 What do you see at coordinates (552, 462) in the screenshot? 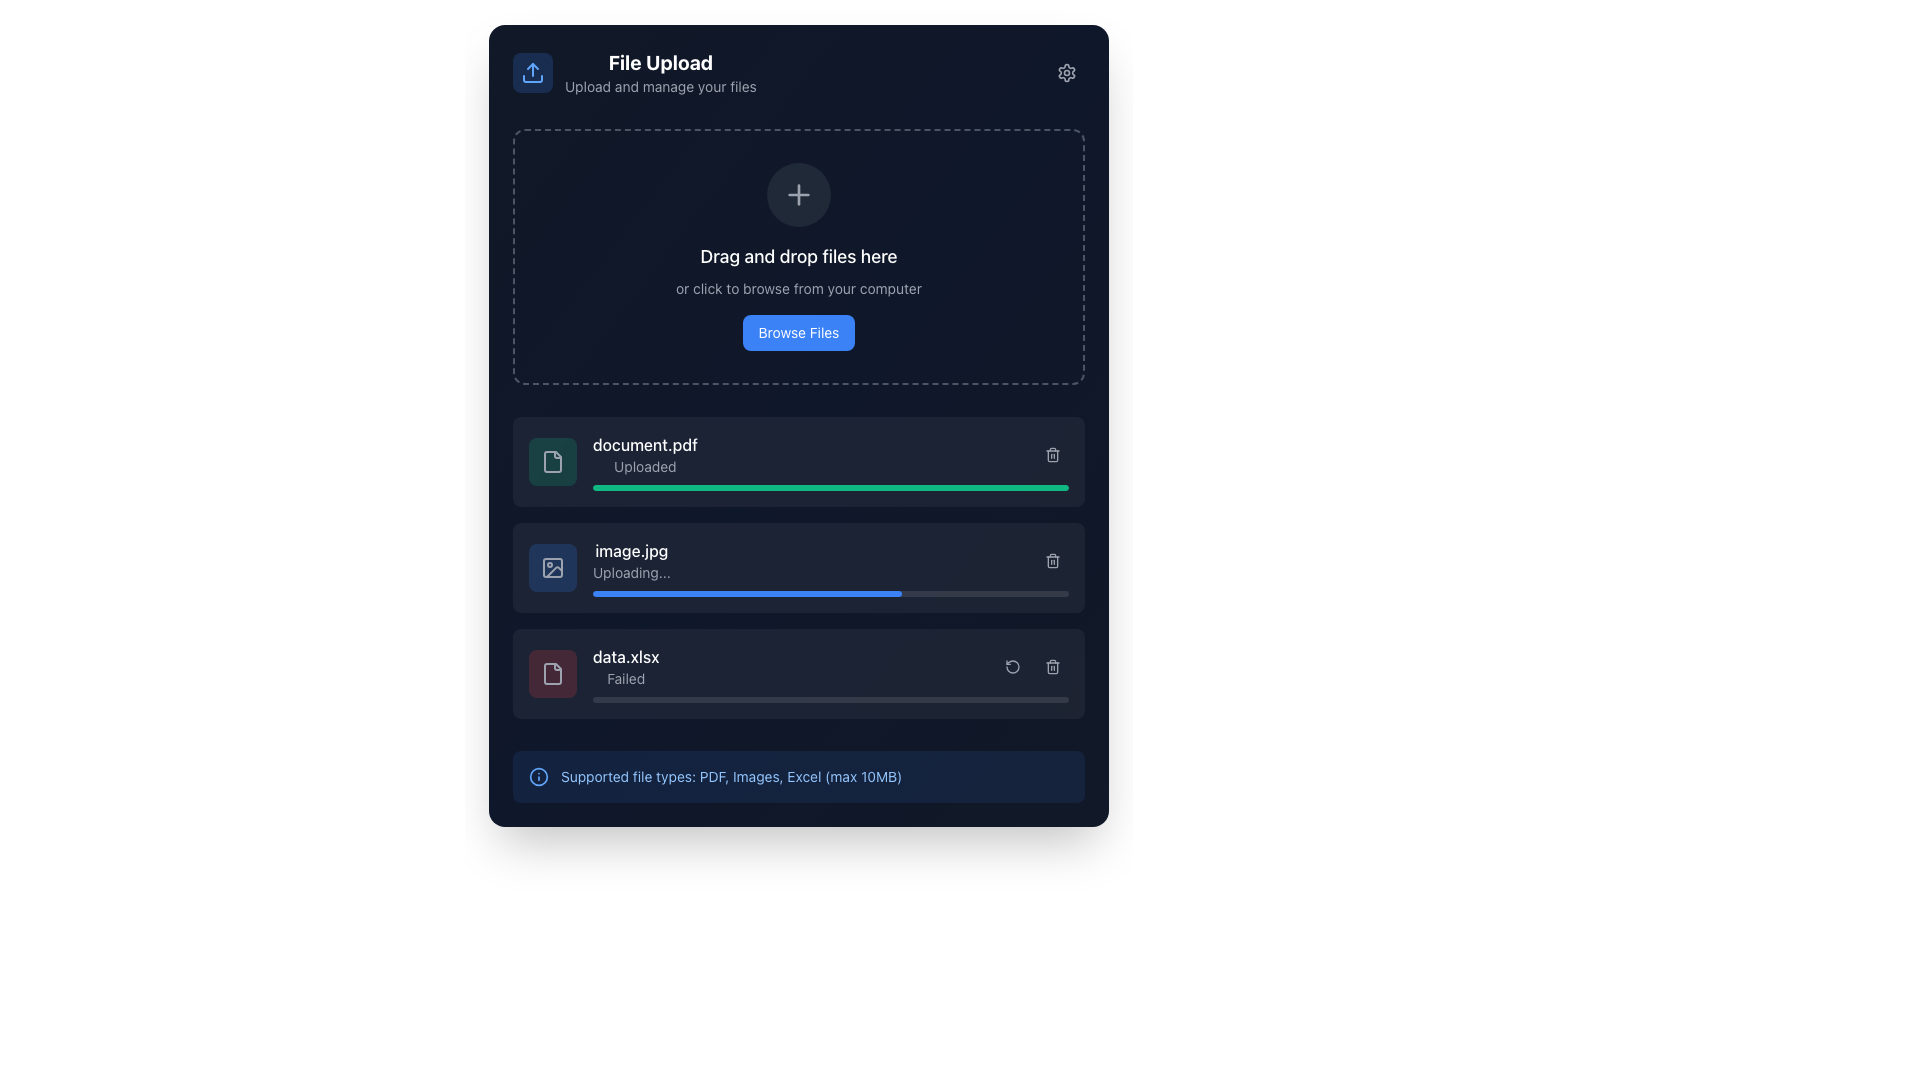
I see `the document icon associated with 'document.pdf' by clicking on the icon located to the left of the file name` at bounding box center [552, 462].